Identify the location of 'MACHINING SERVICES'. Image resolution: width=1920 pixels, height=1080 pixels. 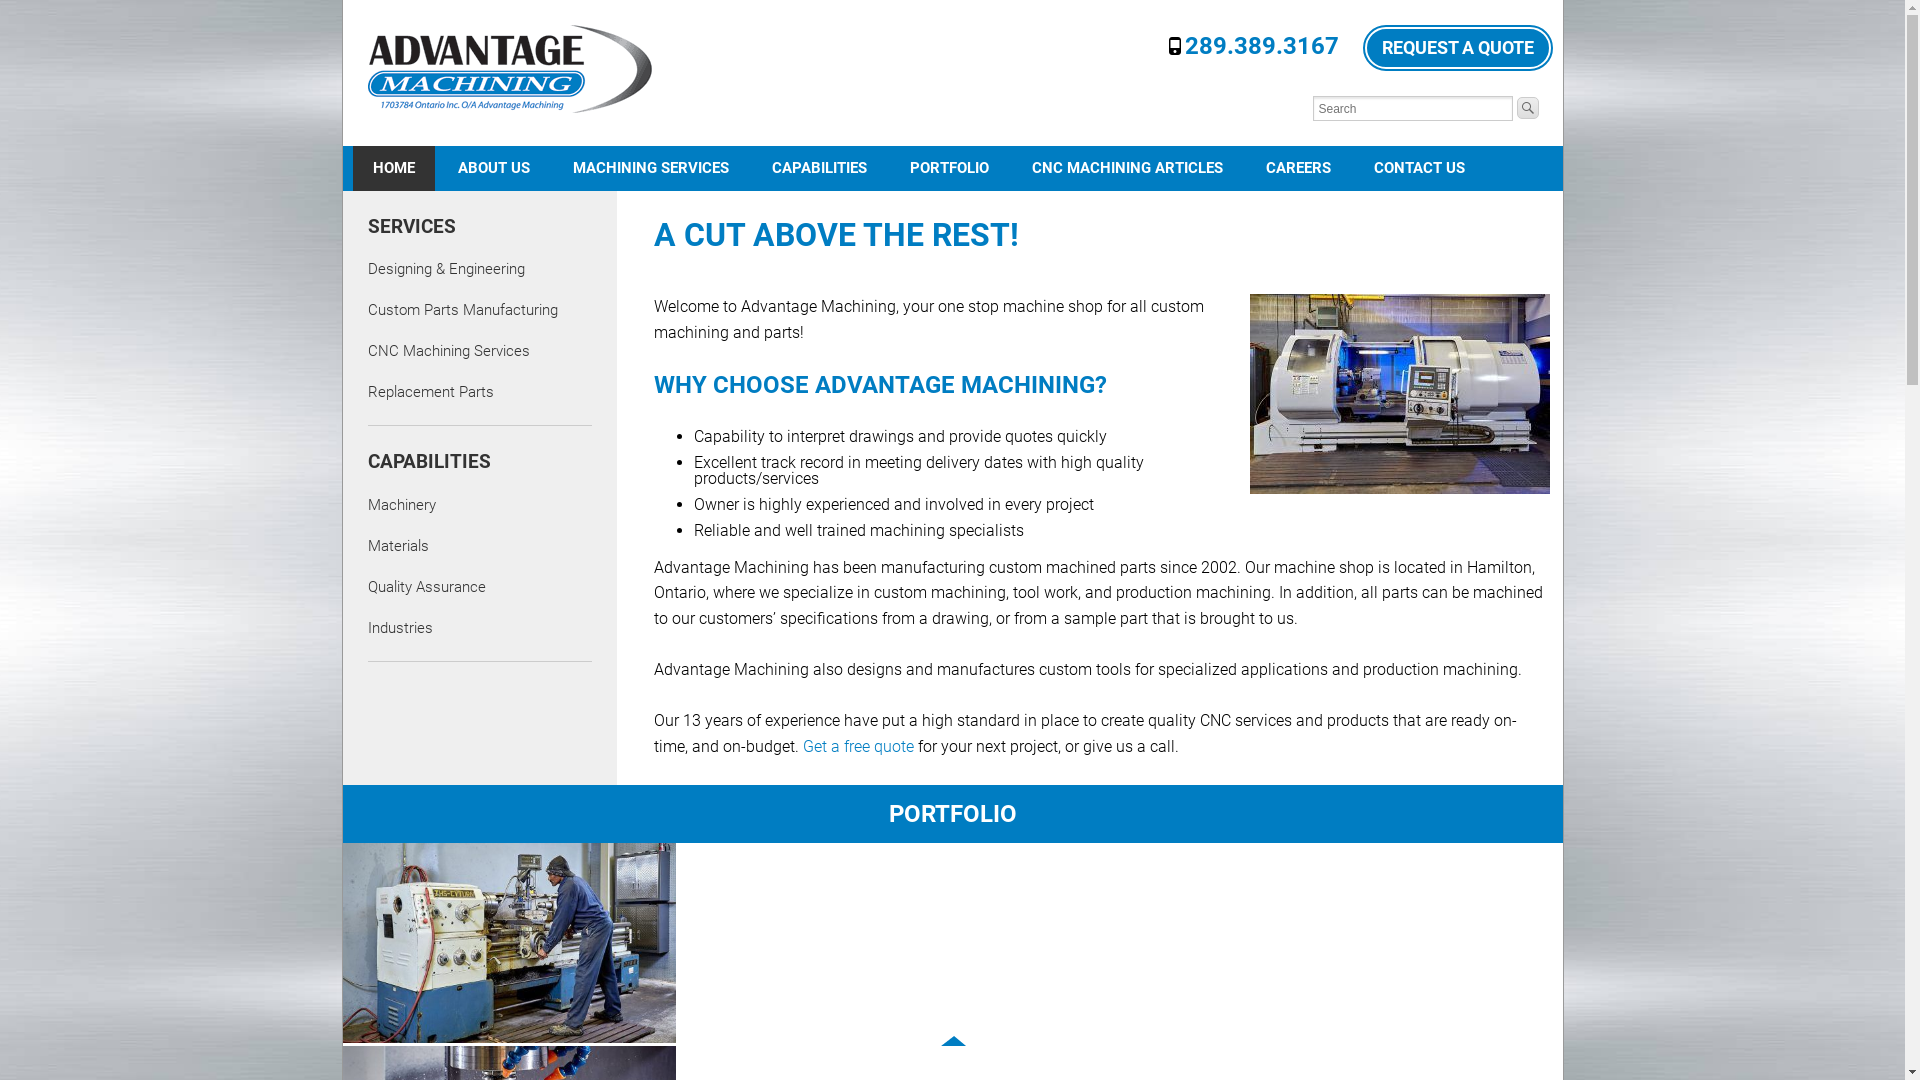
(649, 167).